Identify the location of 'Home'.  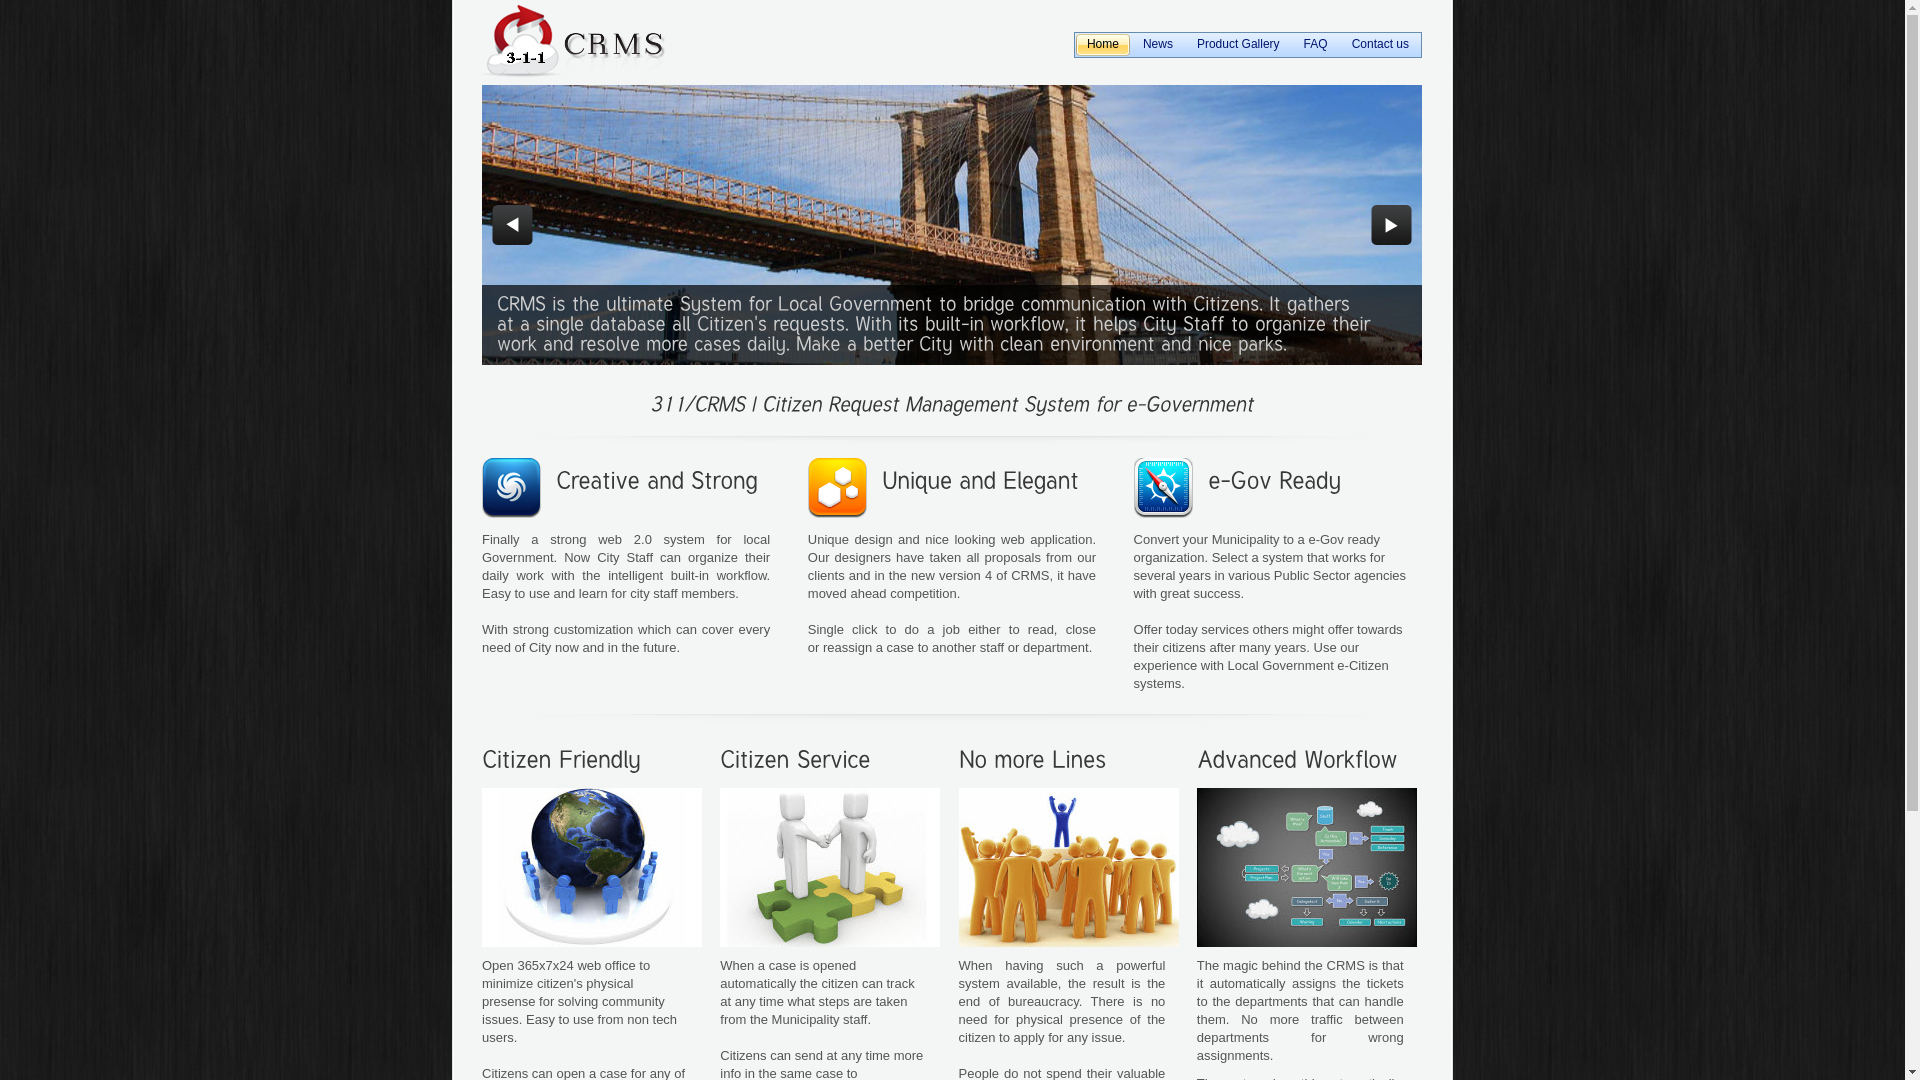
(1102, 45).